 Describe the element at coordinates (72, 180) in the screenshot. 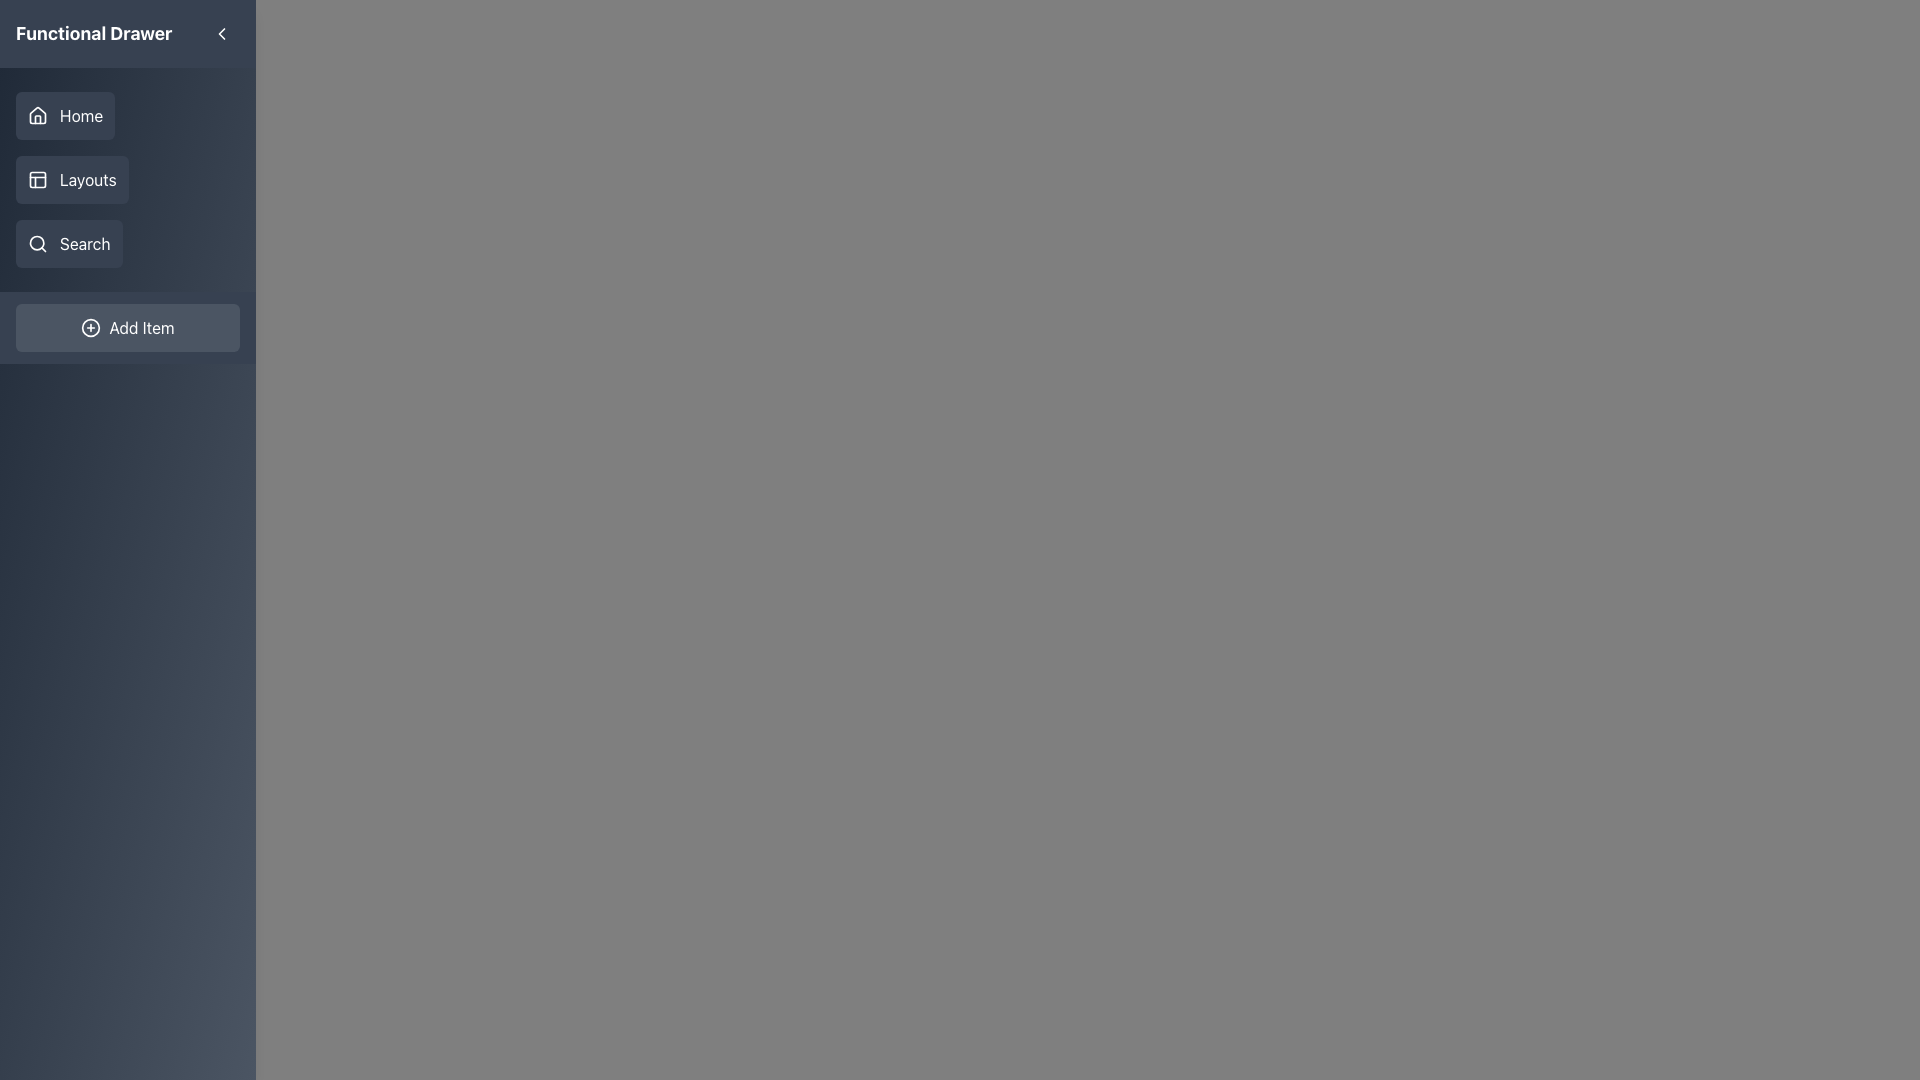

I see `the 'Layouts' button in the sidebar menu, which has a dark gray background and a white label with an icon representing a layout` at that location.